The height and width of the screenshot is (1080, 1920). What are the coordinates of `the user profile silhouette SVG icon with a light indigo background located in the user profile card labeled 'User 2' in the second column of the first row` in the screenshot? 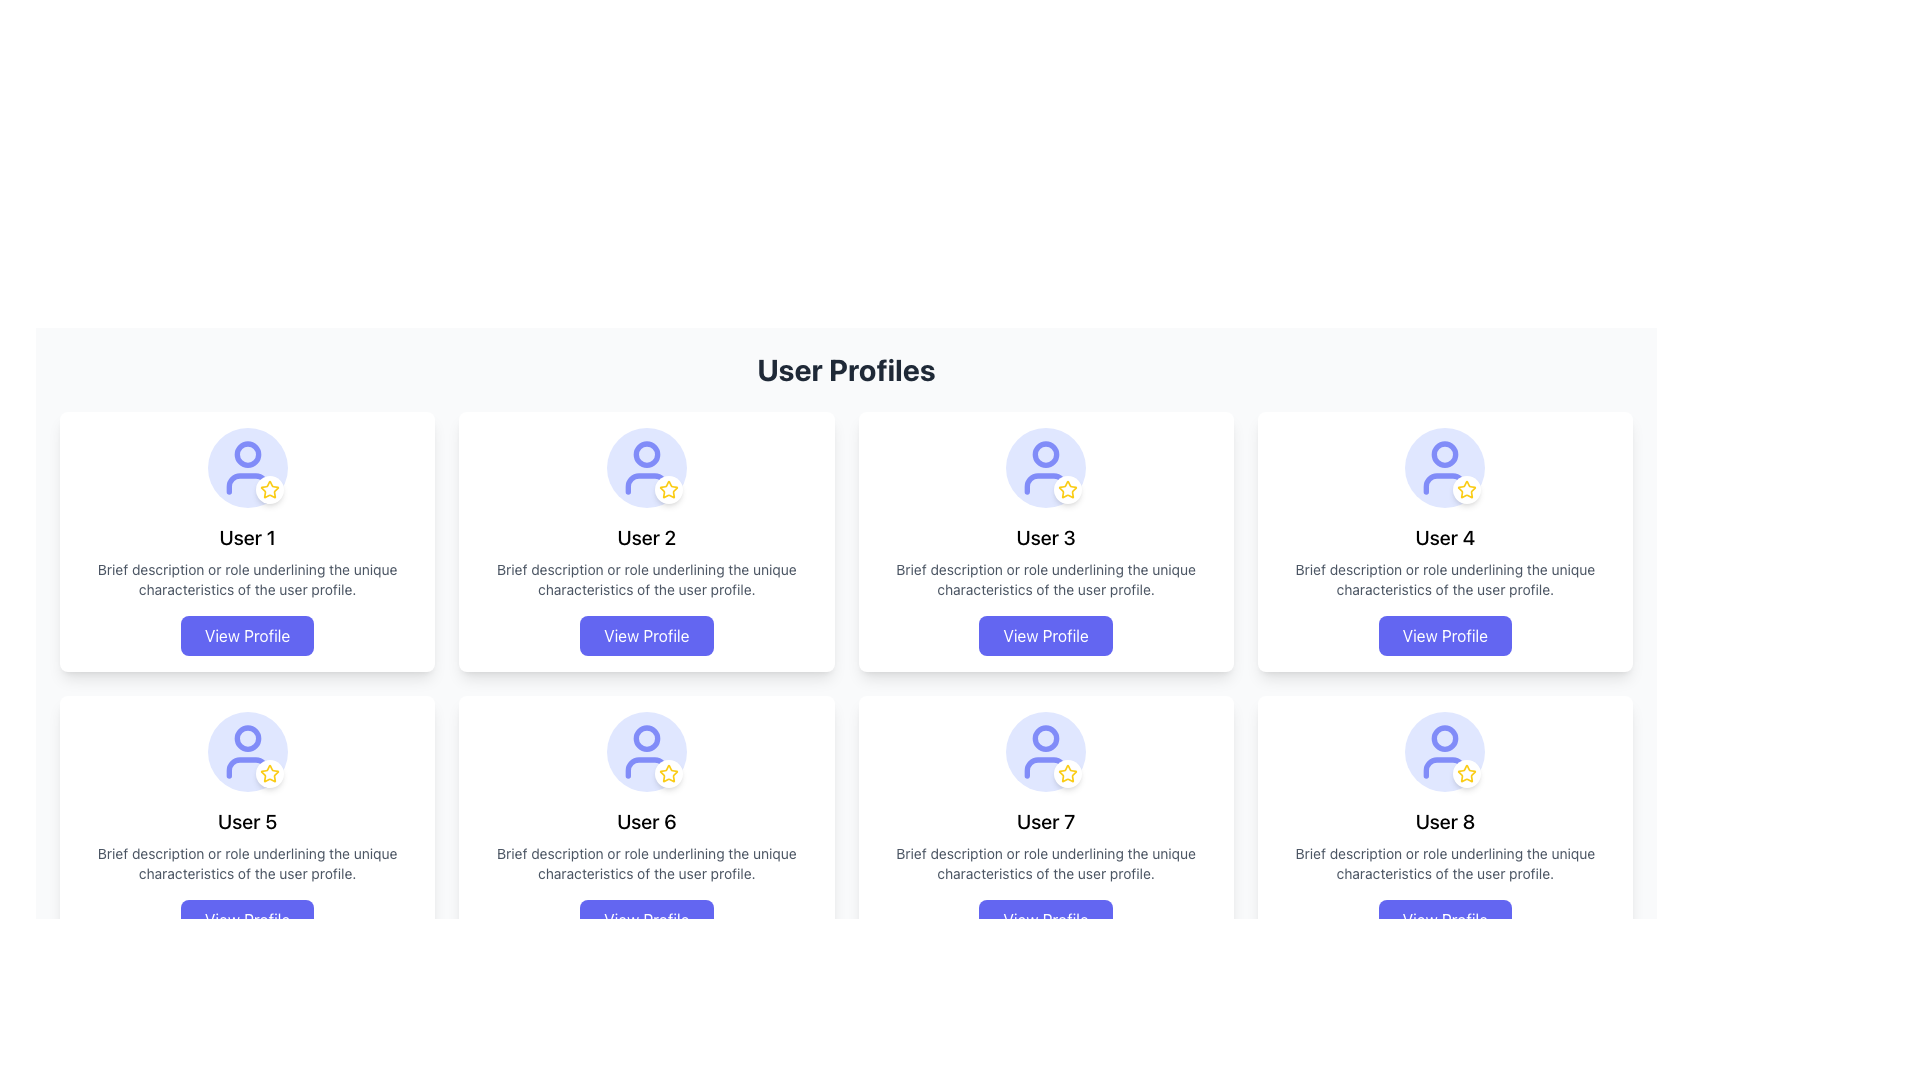 It's located at (646, 467).